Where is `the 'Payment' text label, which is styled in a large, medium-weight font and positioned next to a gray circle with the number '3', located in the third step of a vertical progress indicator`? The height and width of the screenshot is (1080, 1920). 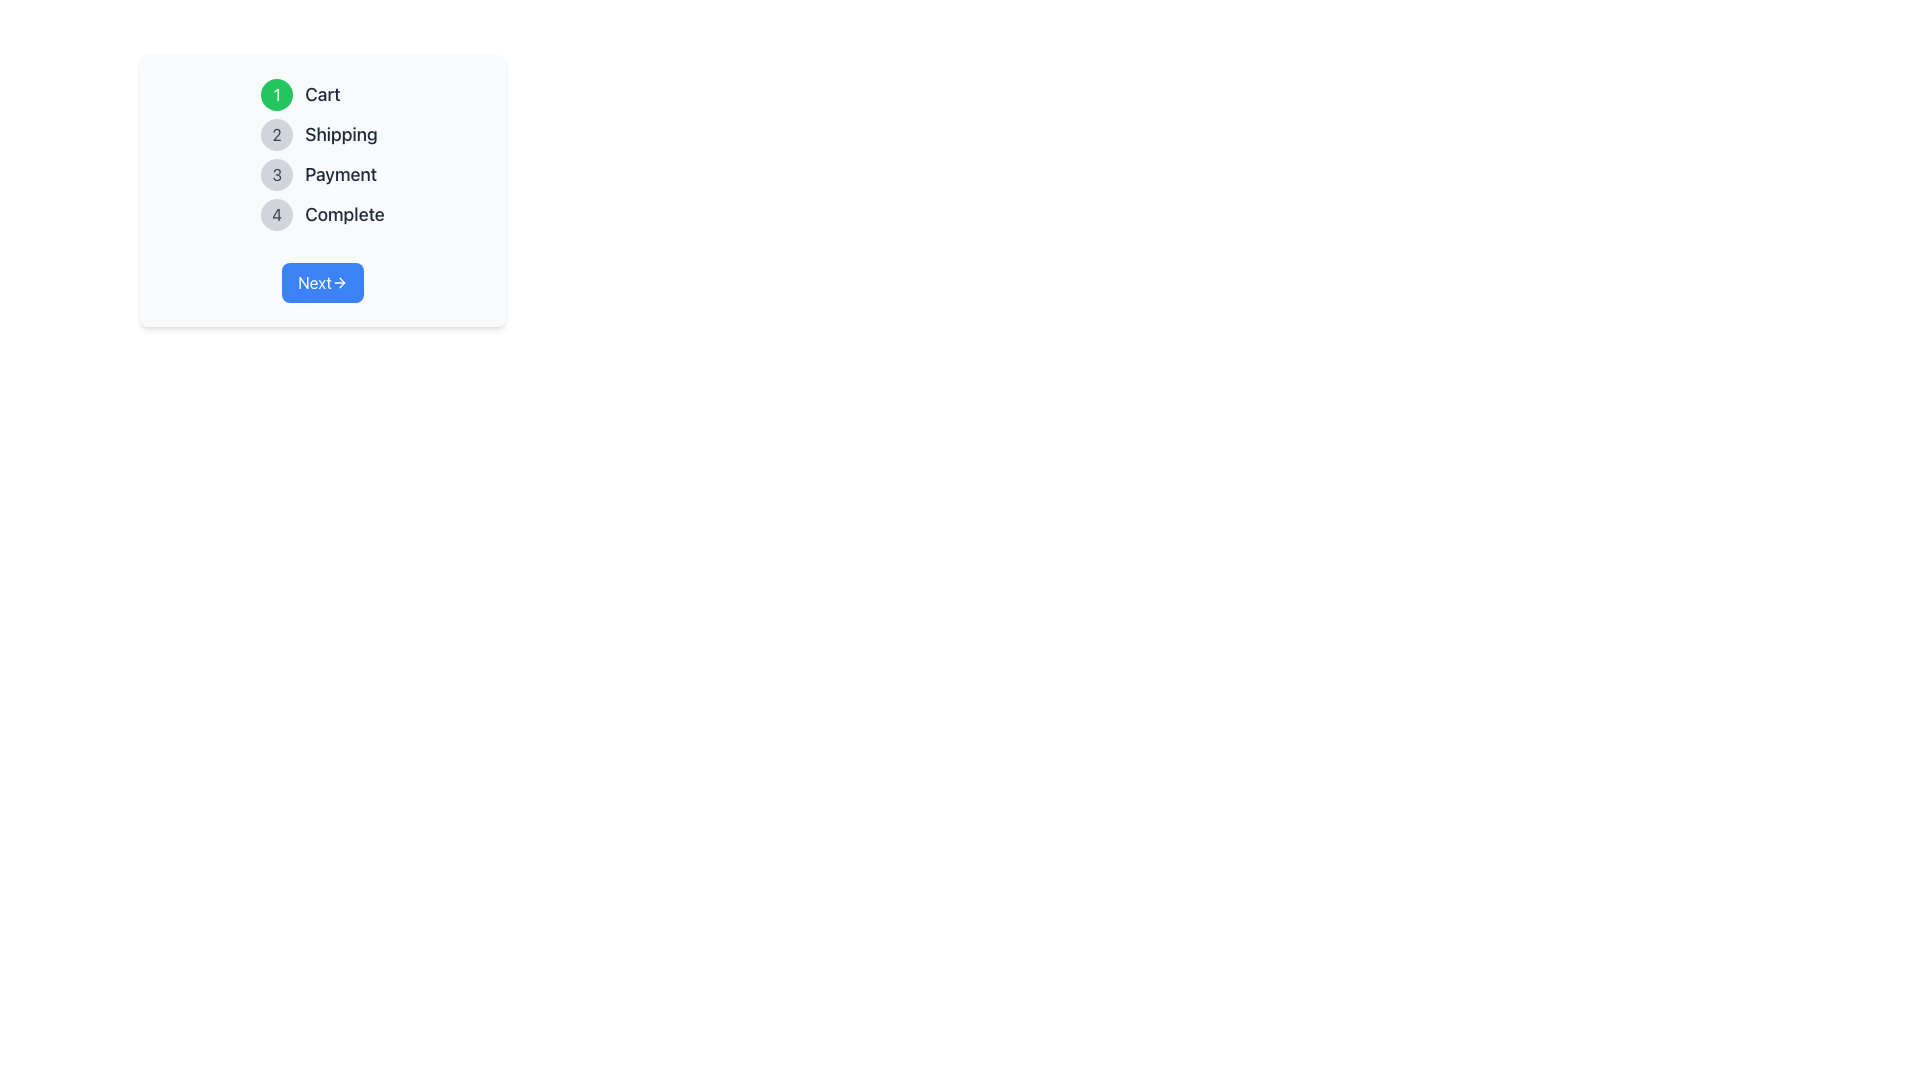
the 'Payment' text label, which is styled in a large, medium-weight font and positioned next to a gray circle with the number '3', located in the third step of a vertical progress indicator is located at coordinates (341, 173).